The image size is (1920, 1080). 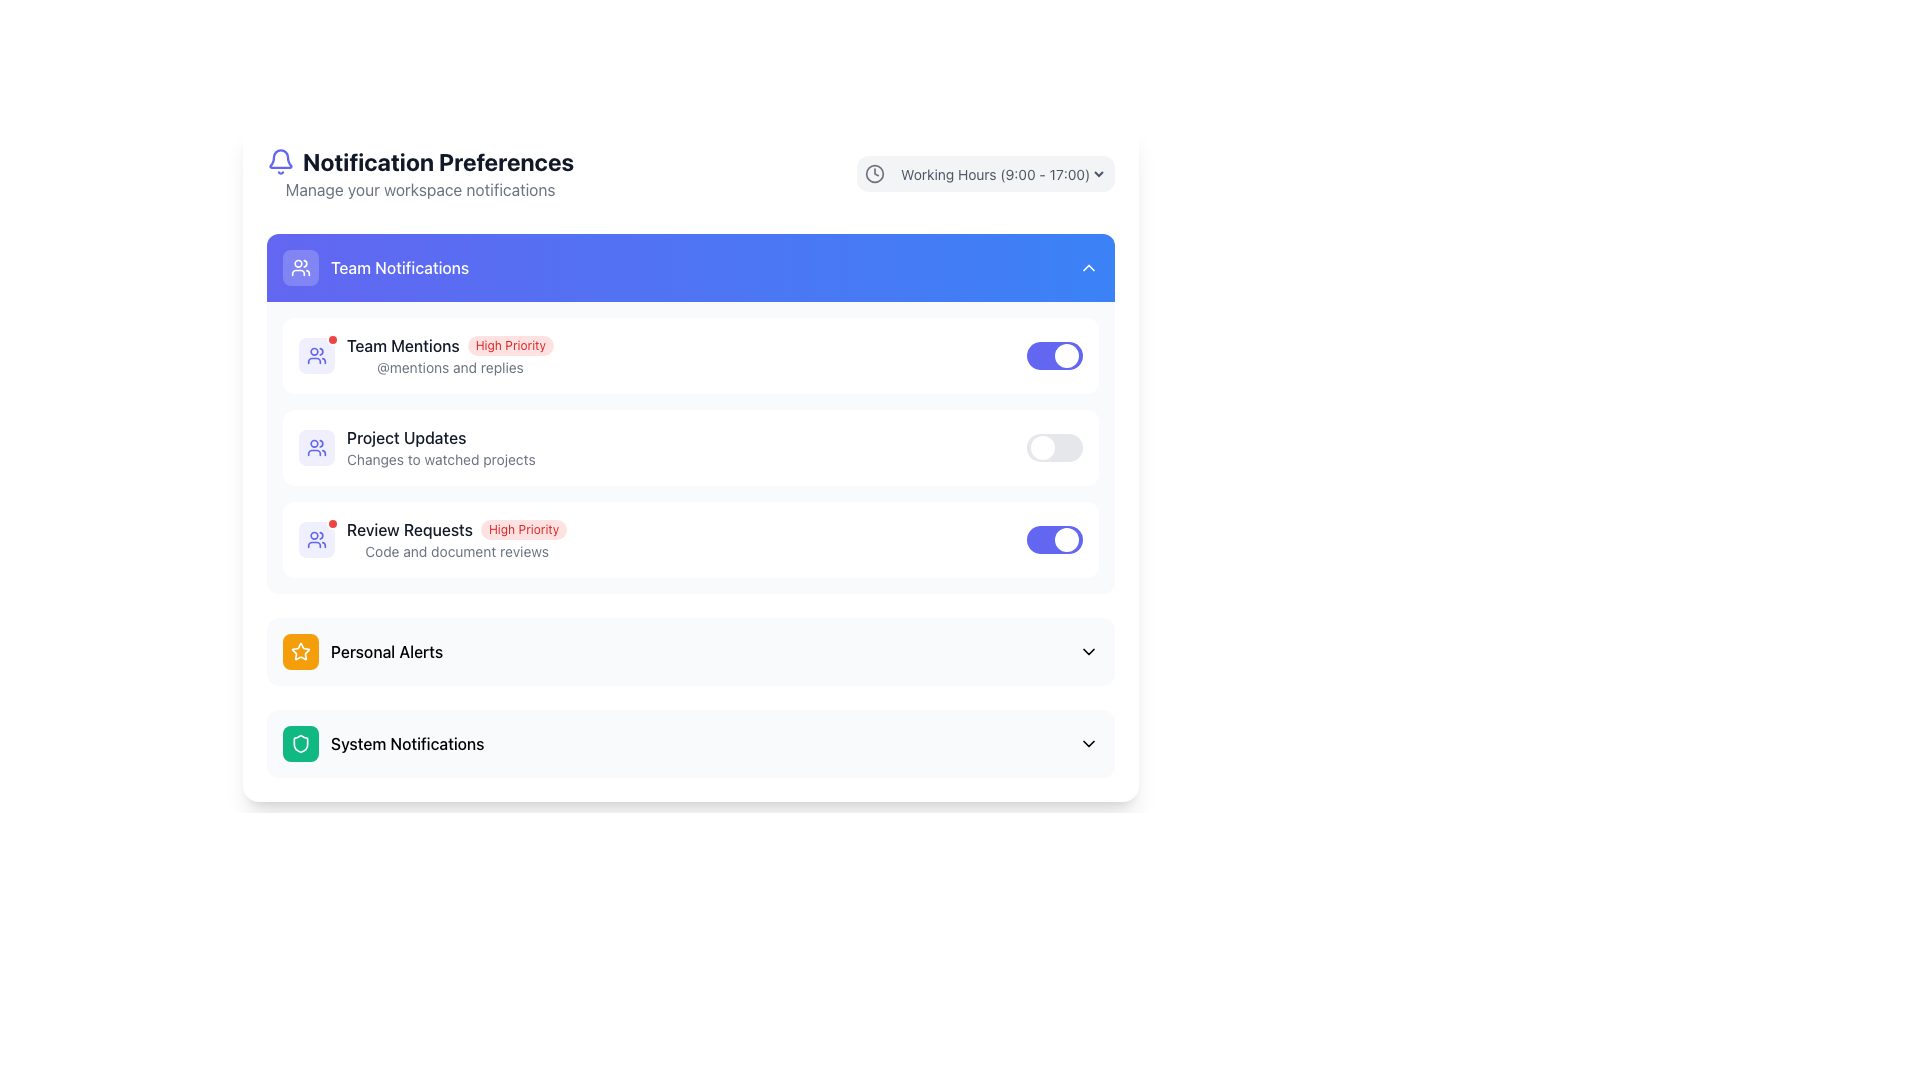 What do you see at coordinates (1054, 540) in the screenshot?
I see `the third toggle switch for 'Review Requests' notifications in the 'Team Notifications' group` at bounding box center [1054, 540].